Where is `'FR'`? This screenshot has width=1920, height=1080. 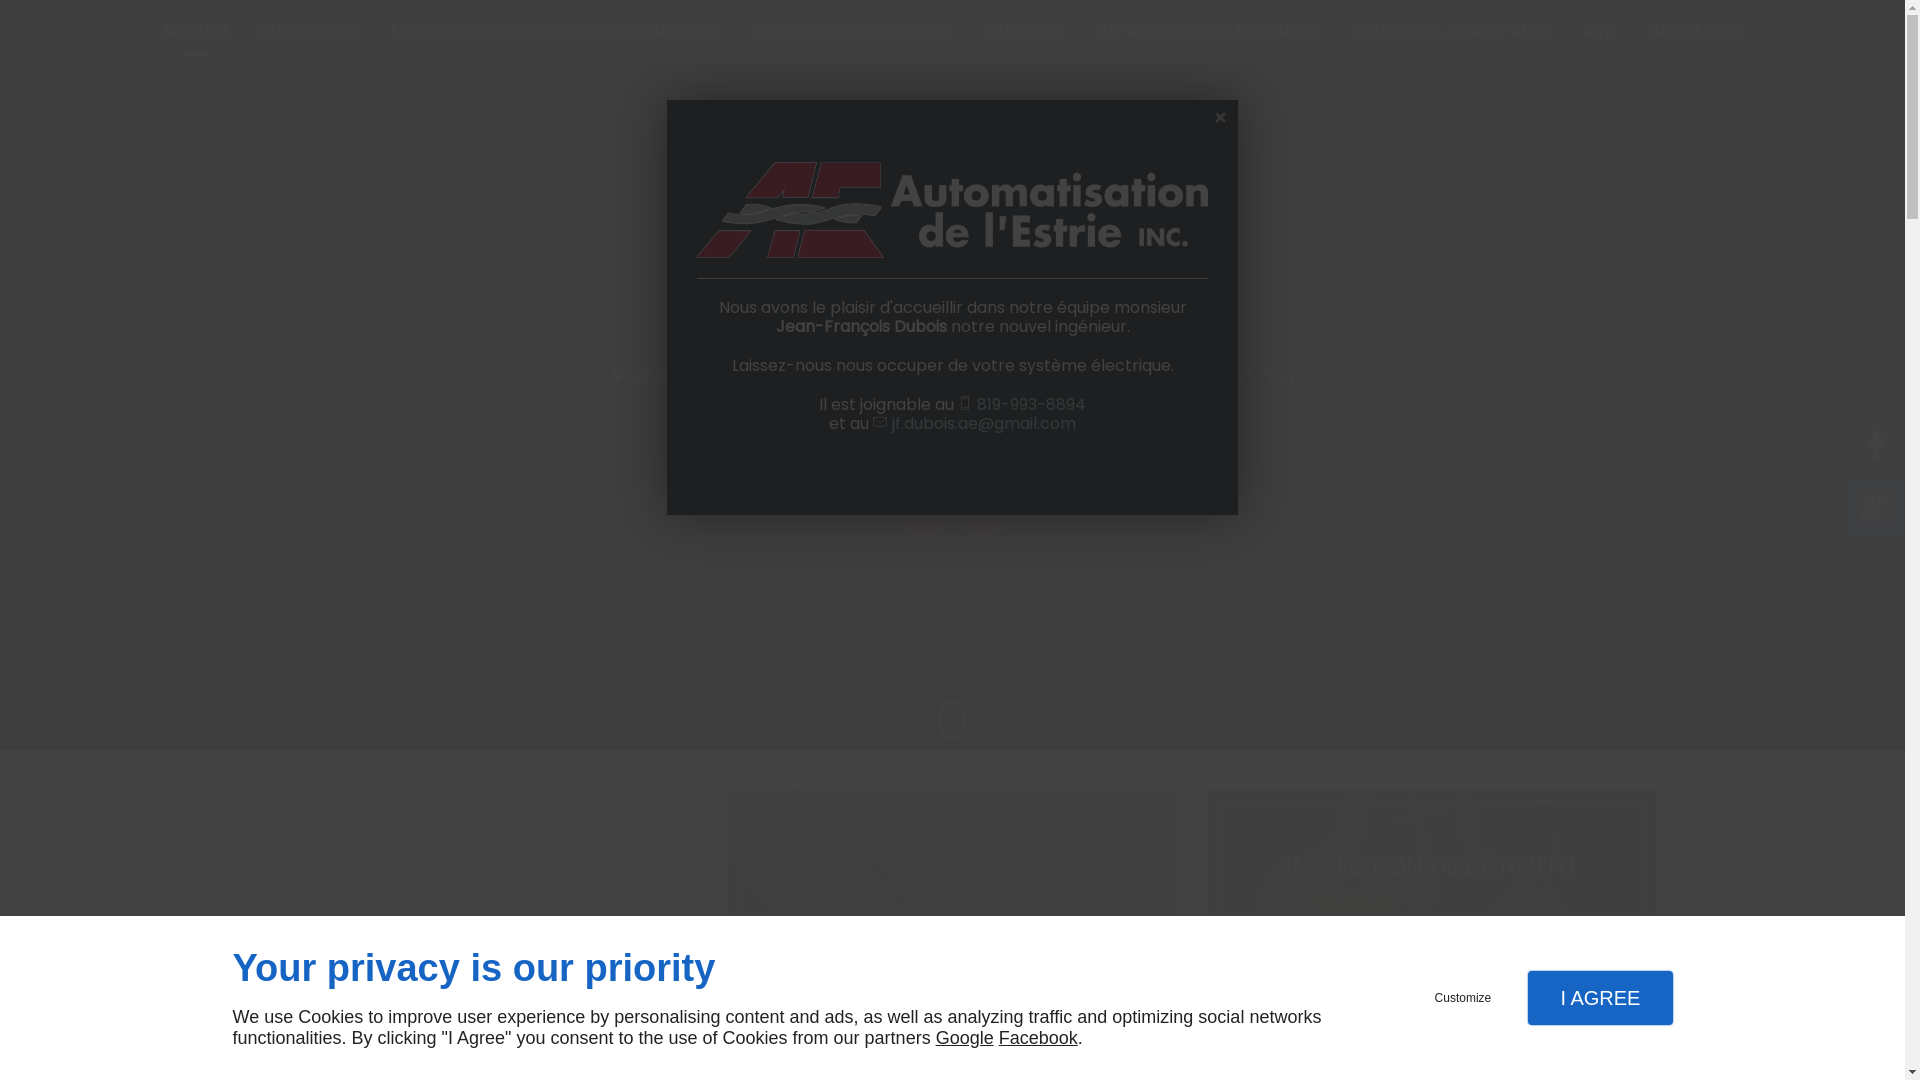
'FR' is located at coordinates (911, 510).